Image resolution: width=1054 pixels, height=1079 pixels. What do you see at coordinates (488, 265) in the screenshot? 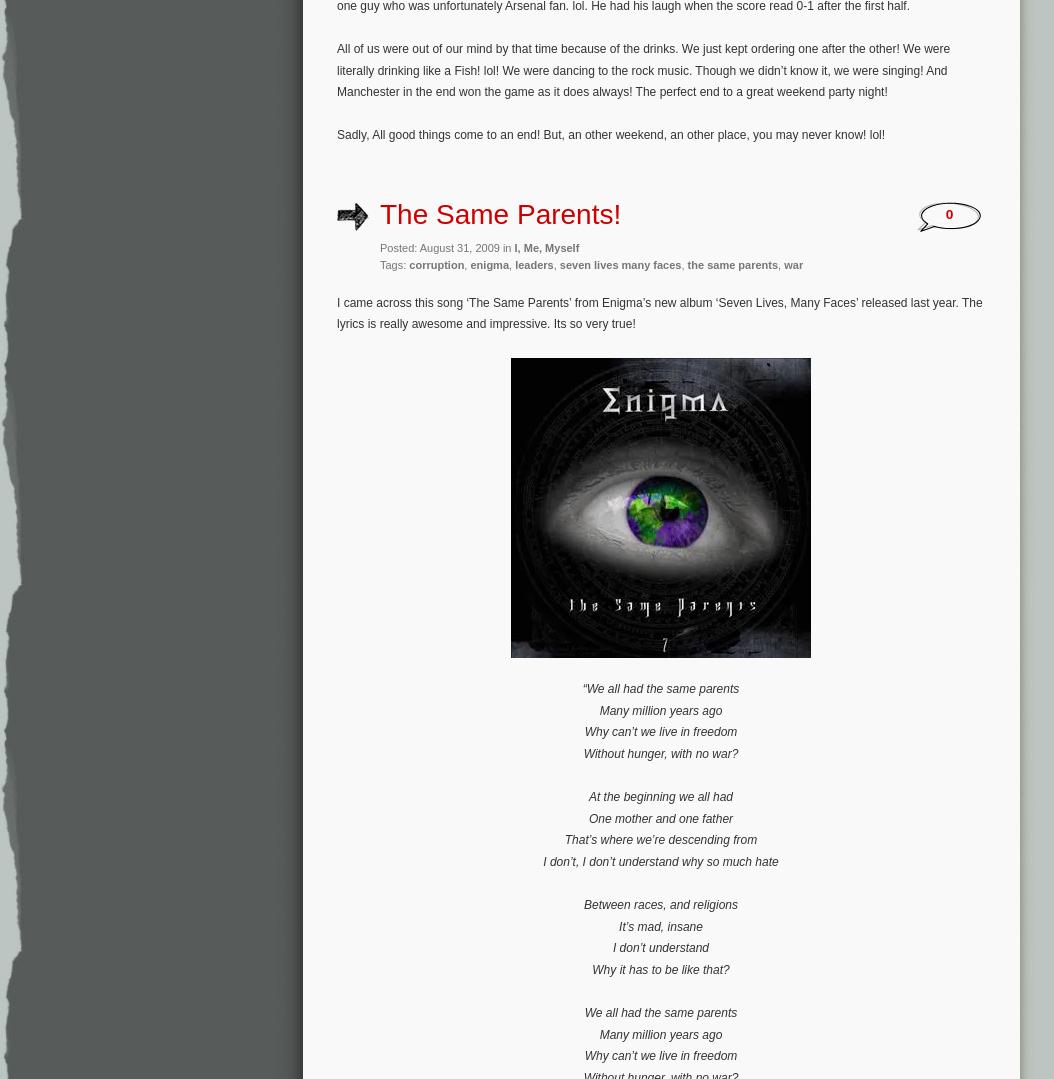
I see `'enigma'` at bounding box center [488, 265].